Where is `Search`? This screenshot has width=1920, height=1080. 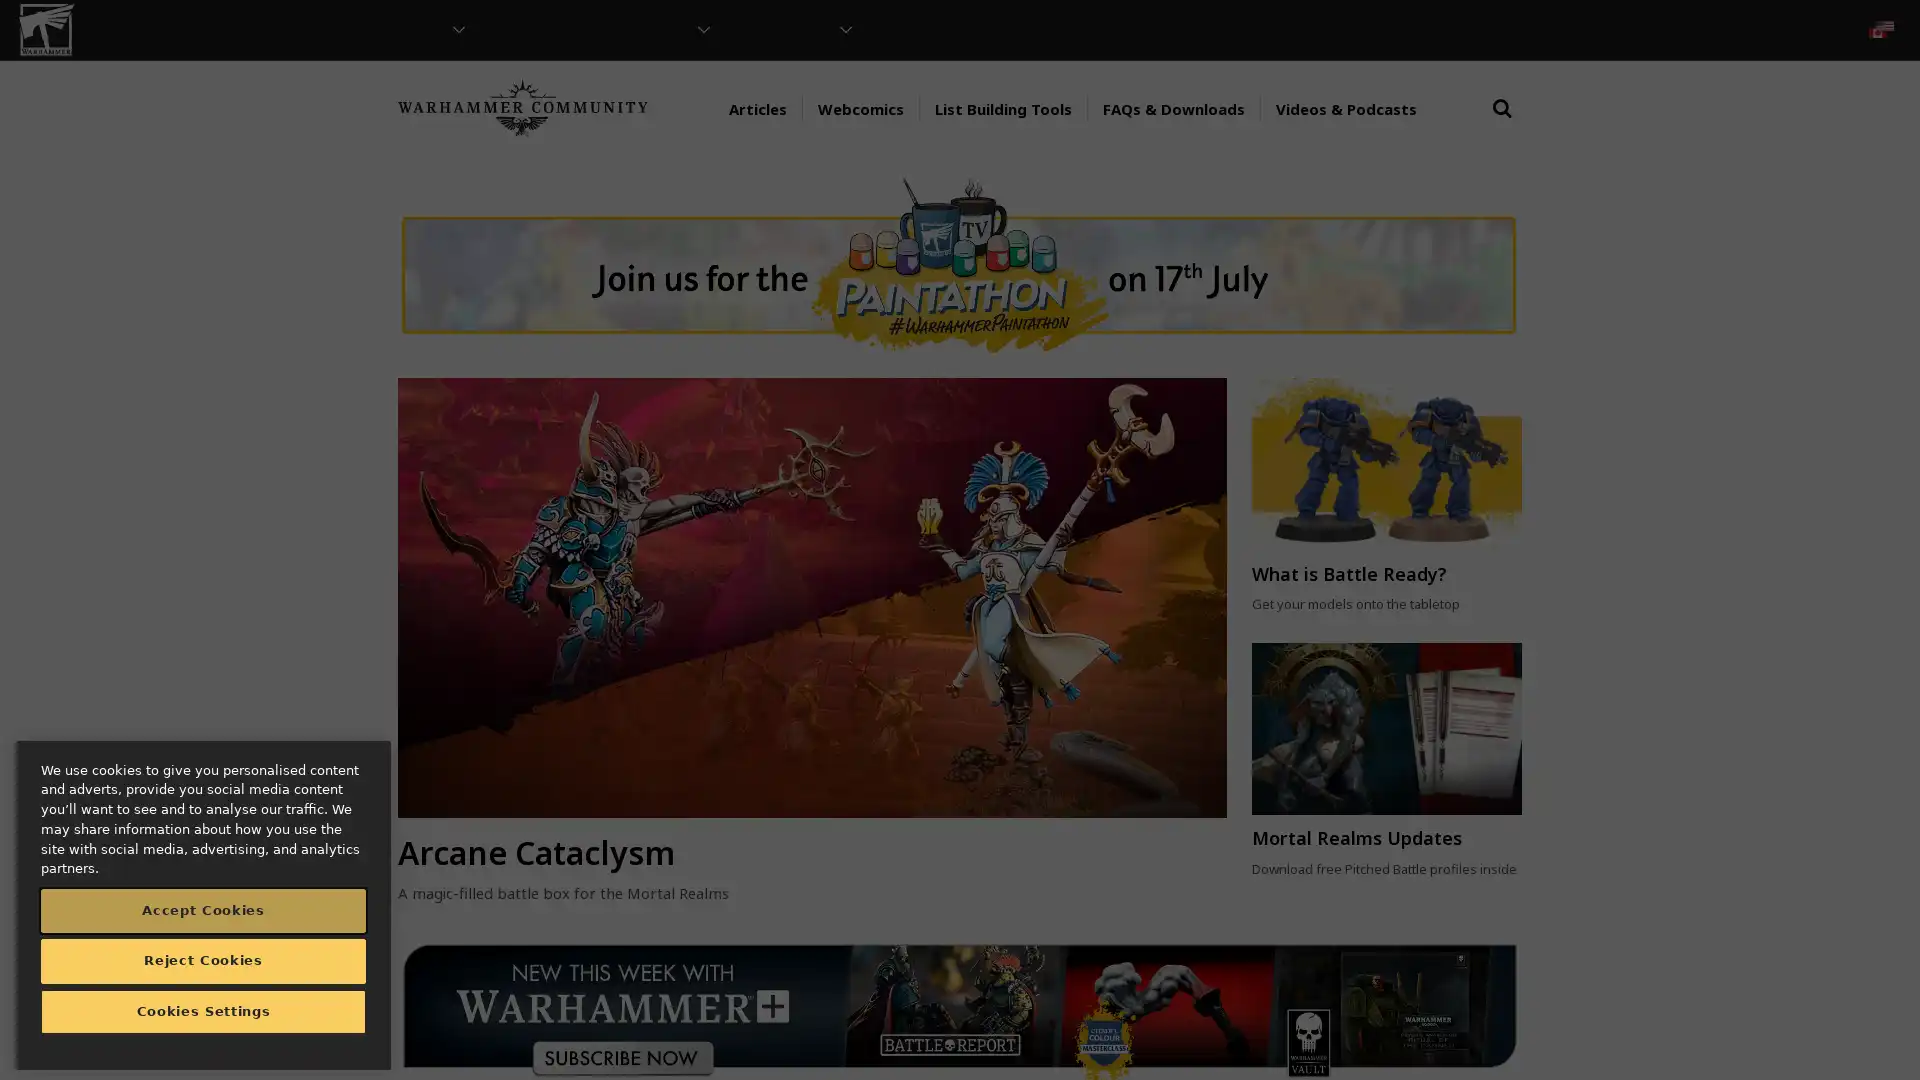
Search is located at coordinates (1502, 127).